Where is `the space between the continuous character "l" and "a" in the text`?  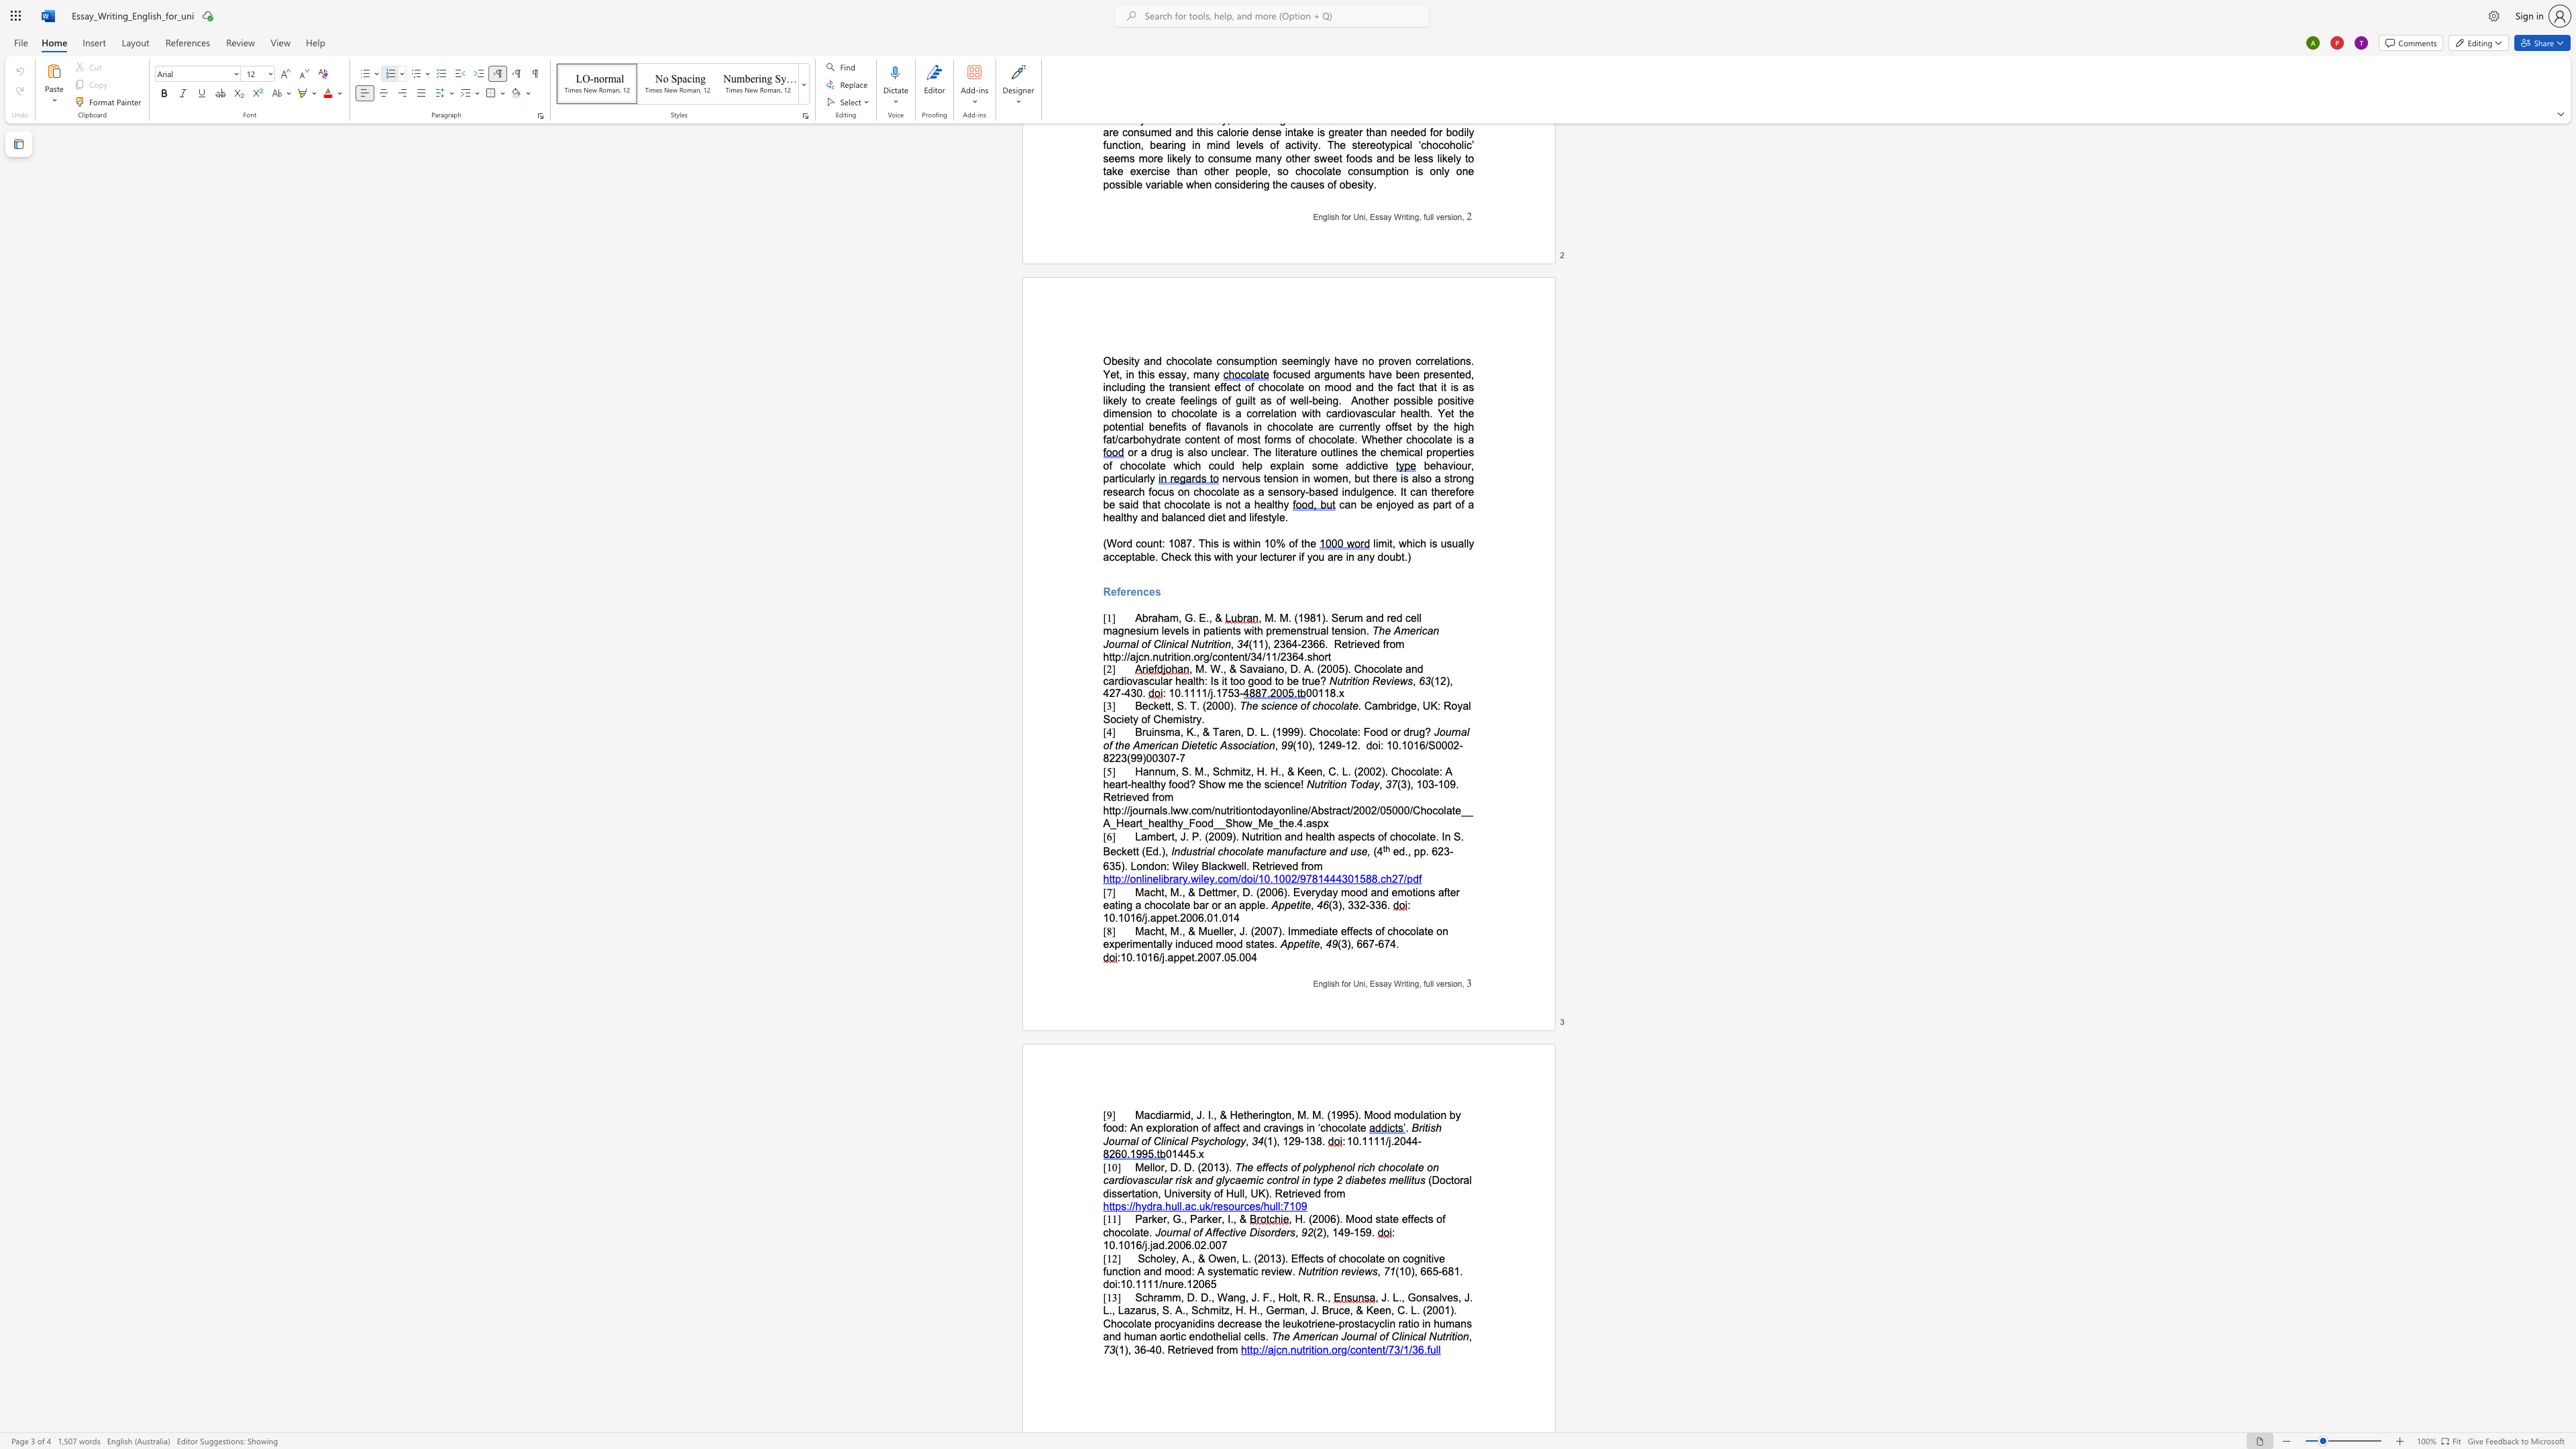
the space between the continuous character "l" and "a" in the text is located at coordinates (1133, 1231).